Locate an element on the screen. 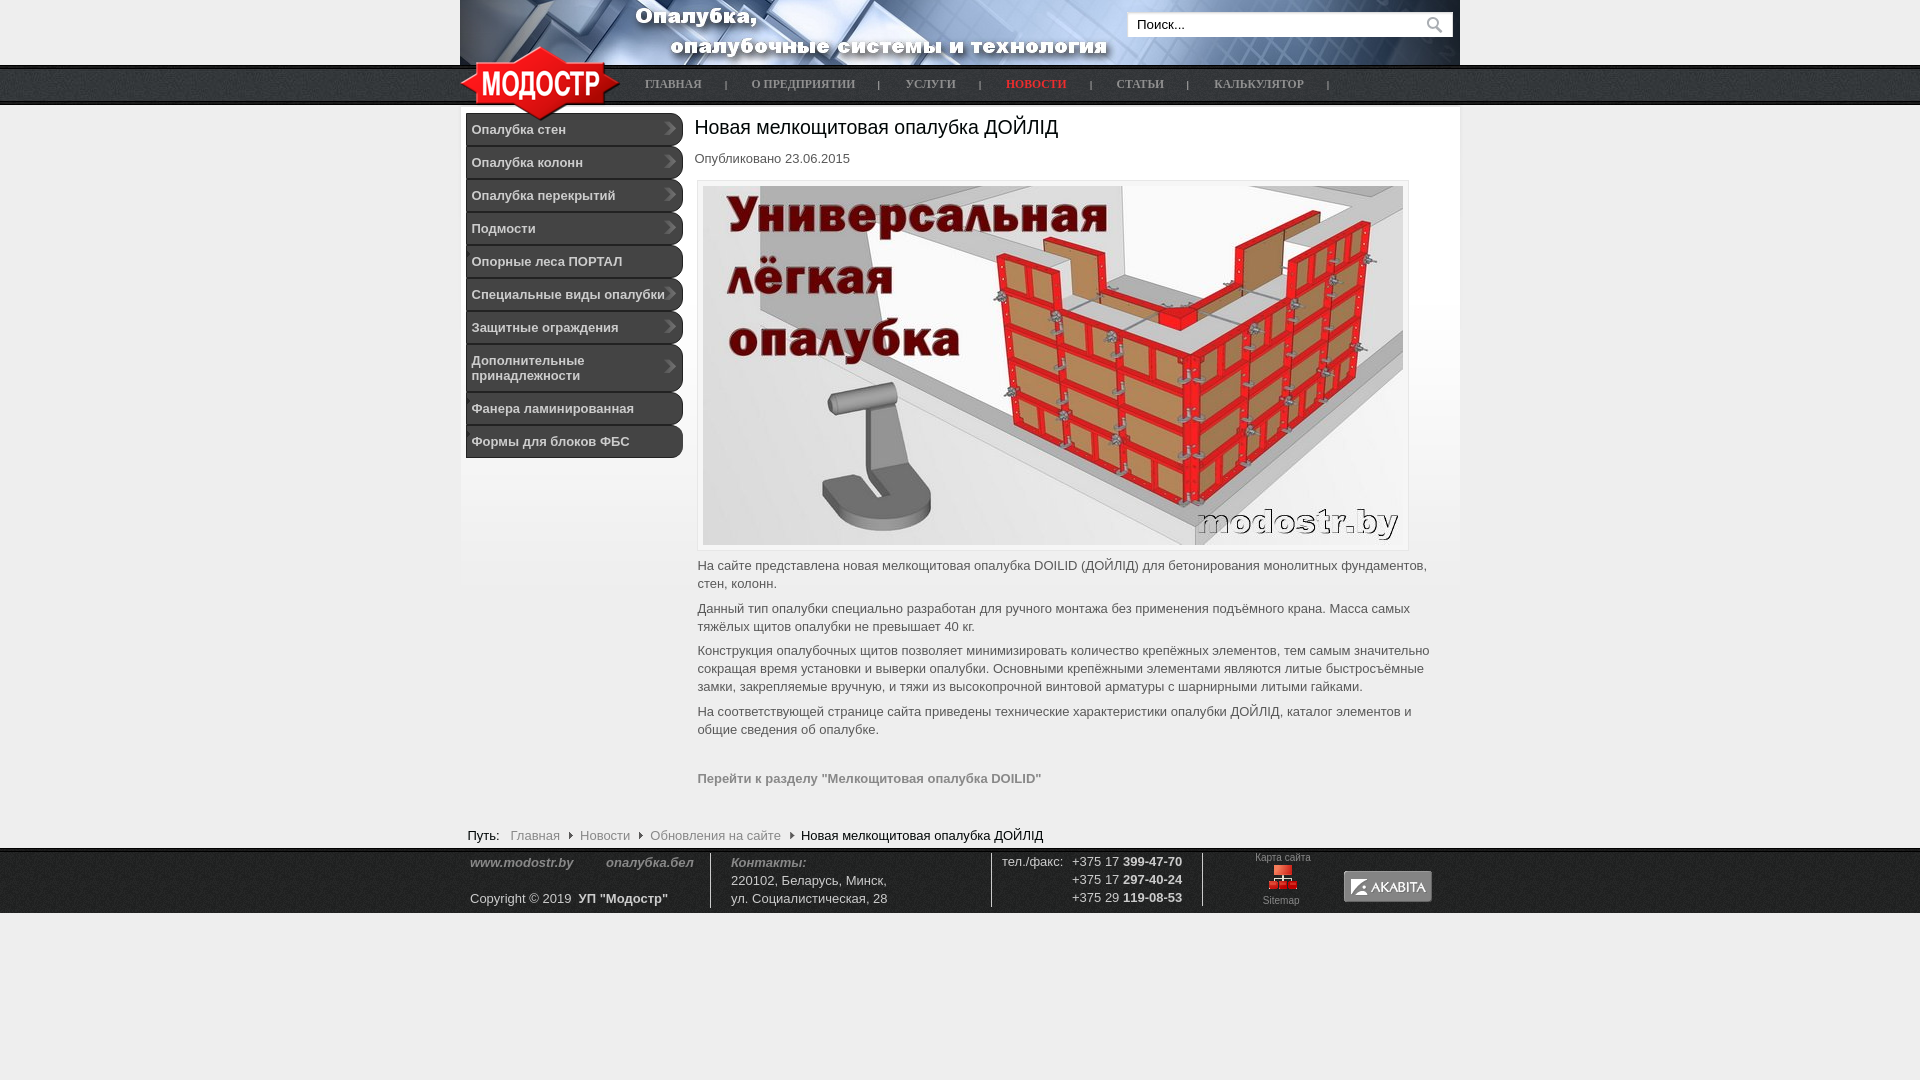 The height and width of the screenshot is (1080, 1920). 'Sitemap ' is located at coordinates (1282, 898).